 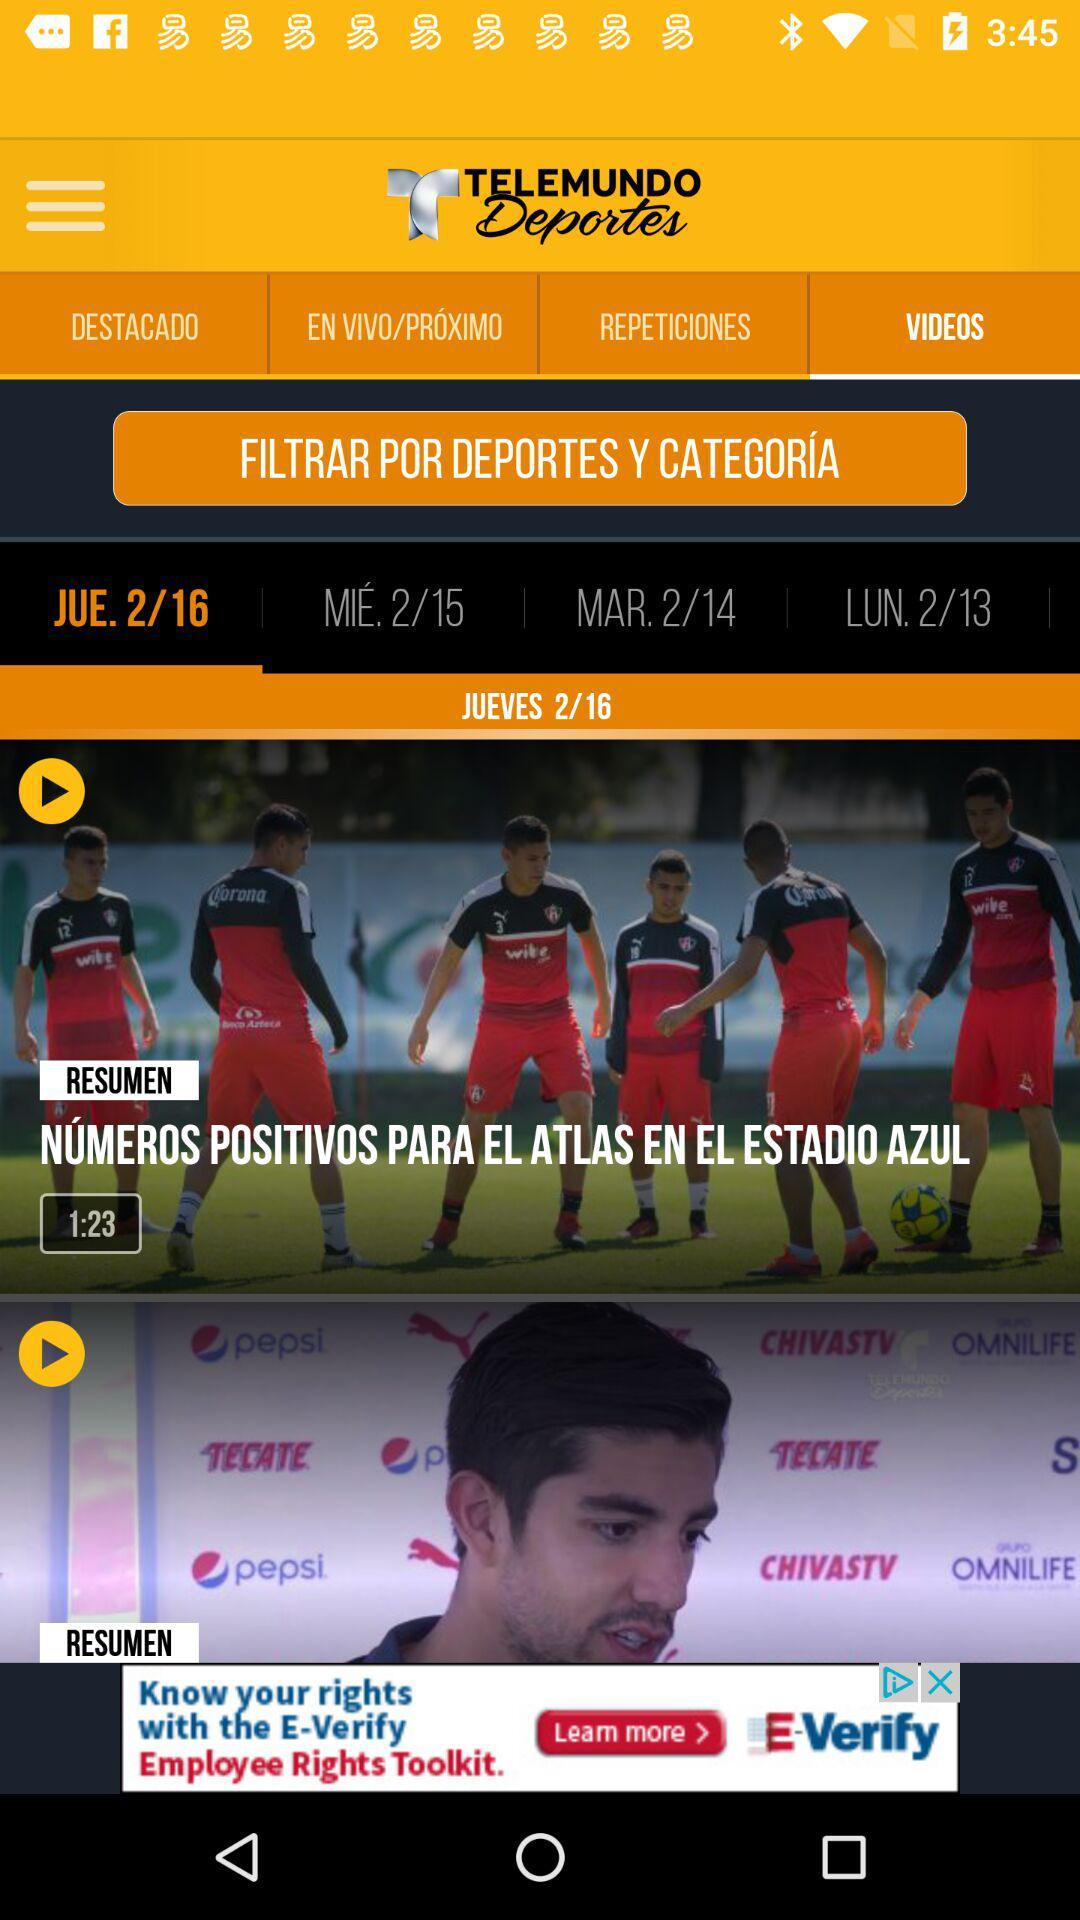 I want to click on open advertisement, so click(x=540, y=1727).